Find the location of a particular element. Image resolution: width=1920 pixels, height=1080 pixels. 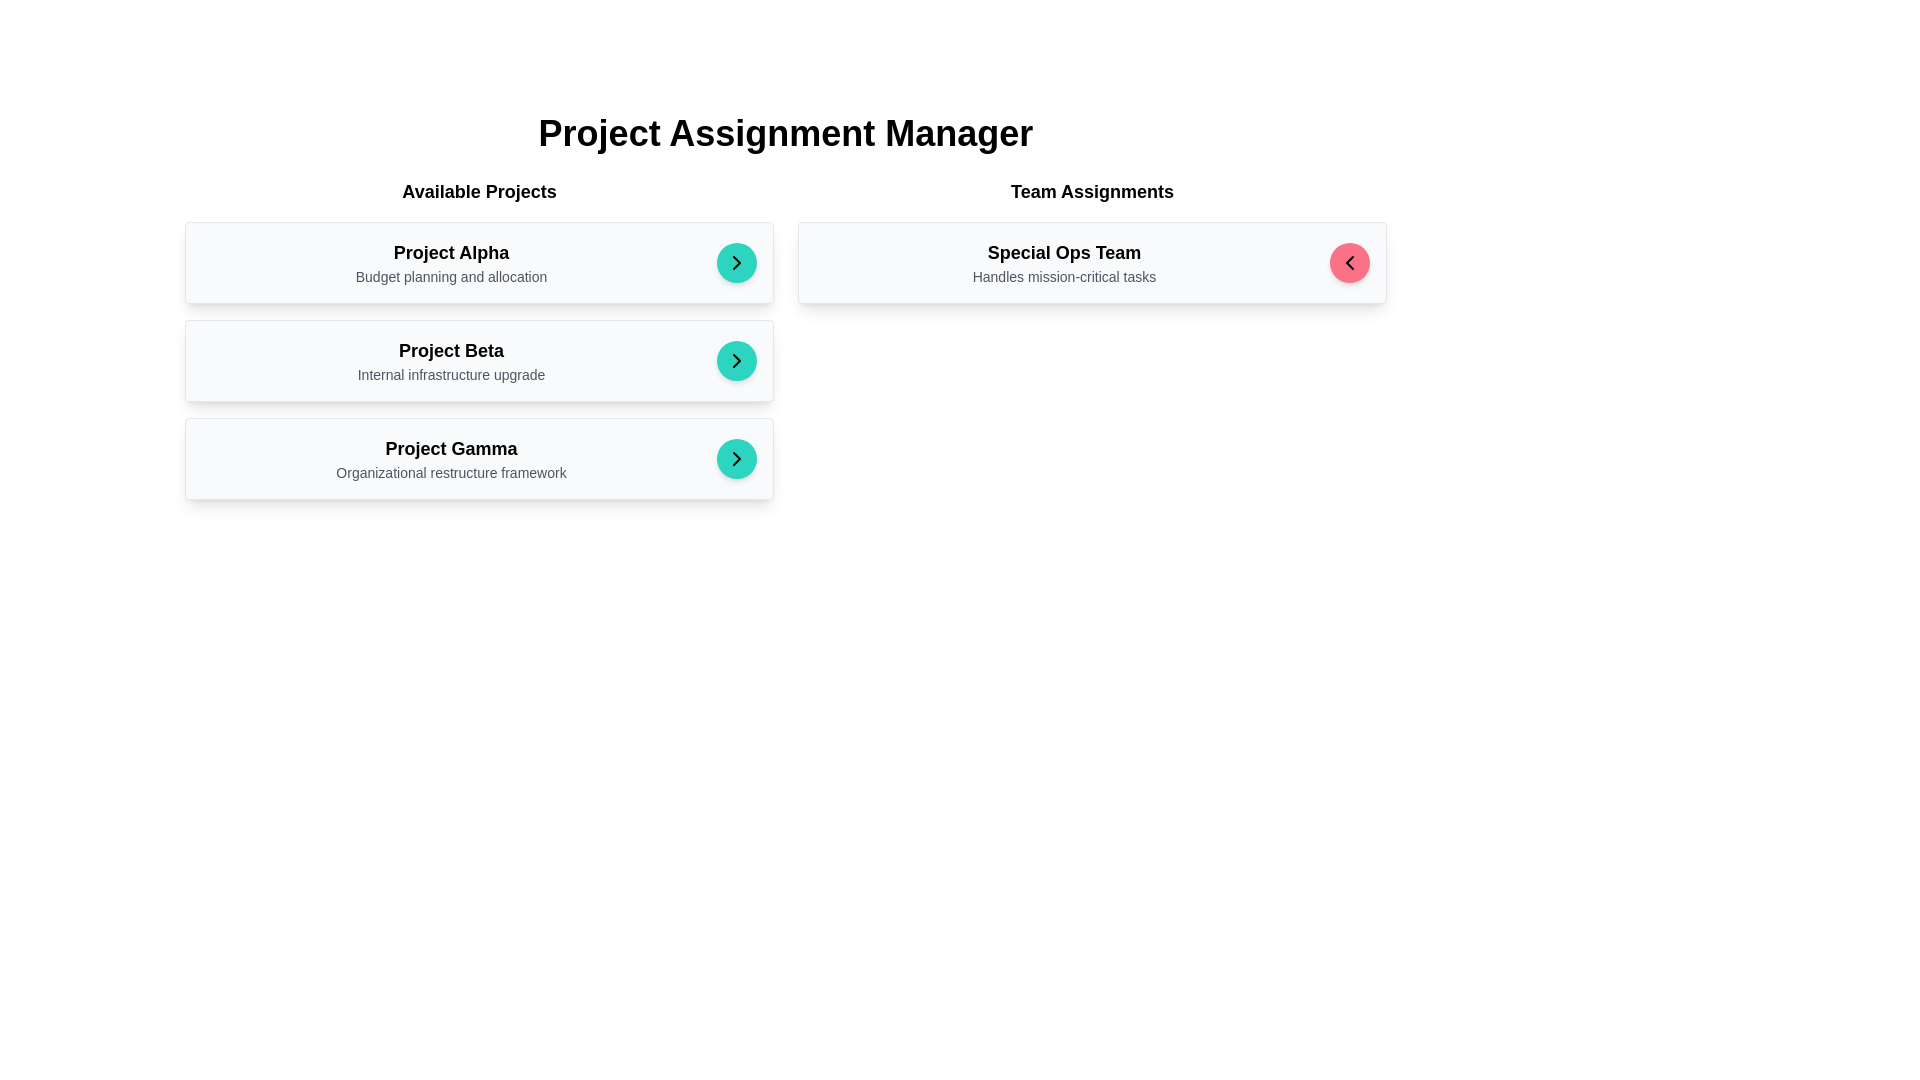

the text label that describes the project 'Project Alpha', located directly below the 'Project Alpha' title in the 'Available Projects' section is located at coordinates (450, 277).